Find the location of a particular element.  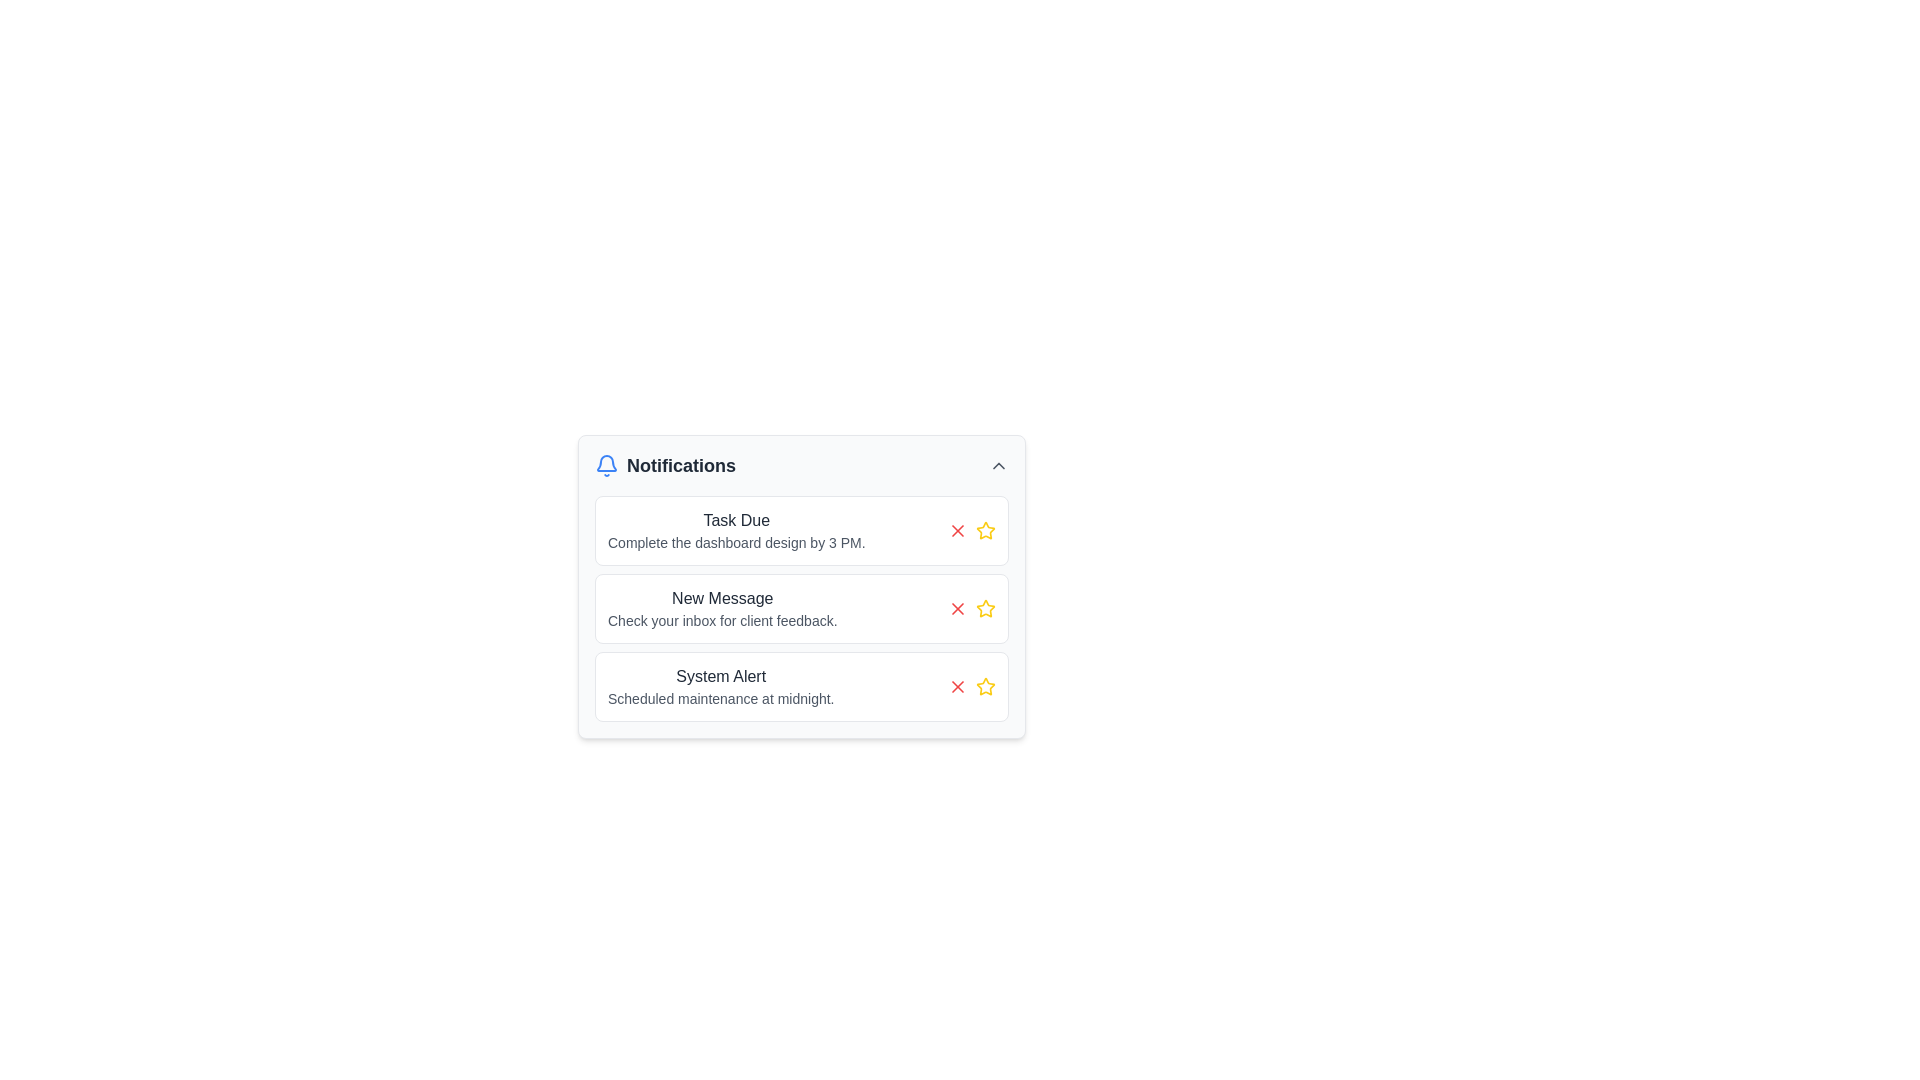

the delete button icon located in the middle of three horizontally aligned icons within the 'New Message' notification is located at coordinates (957, 608).